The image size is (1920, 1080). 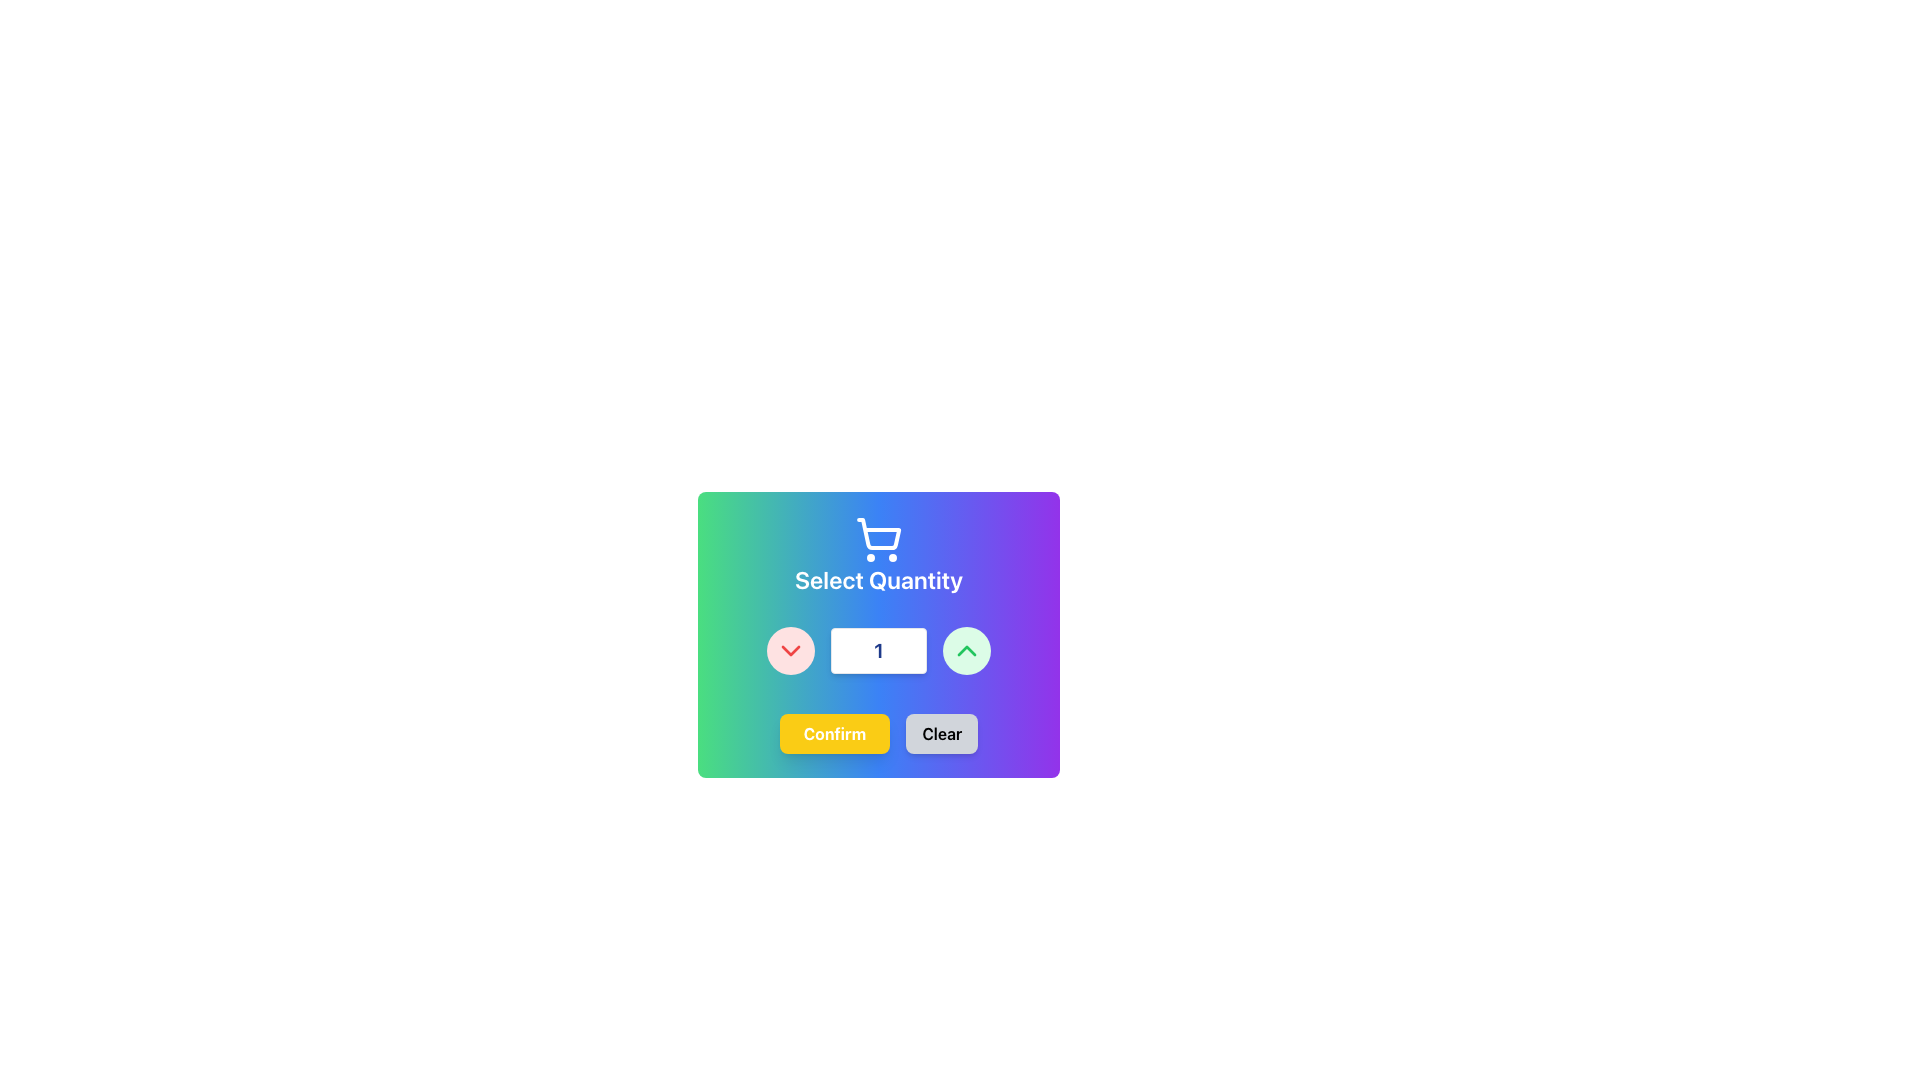 What do you see at coordinates (966, 651) in the screenshot?
I see `the increment button located on the far right of the 'Select Quantity' dialog to increase the numeric value displayed in the central text field` at bounding box center [966, 651].